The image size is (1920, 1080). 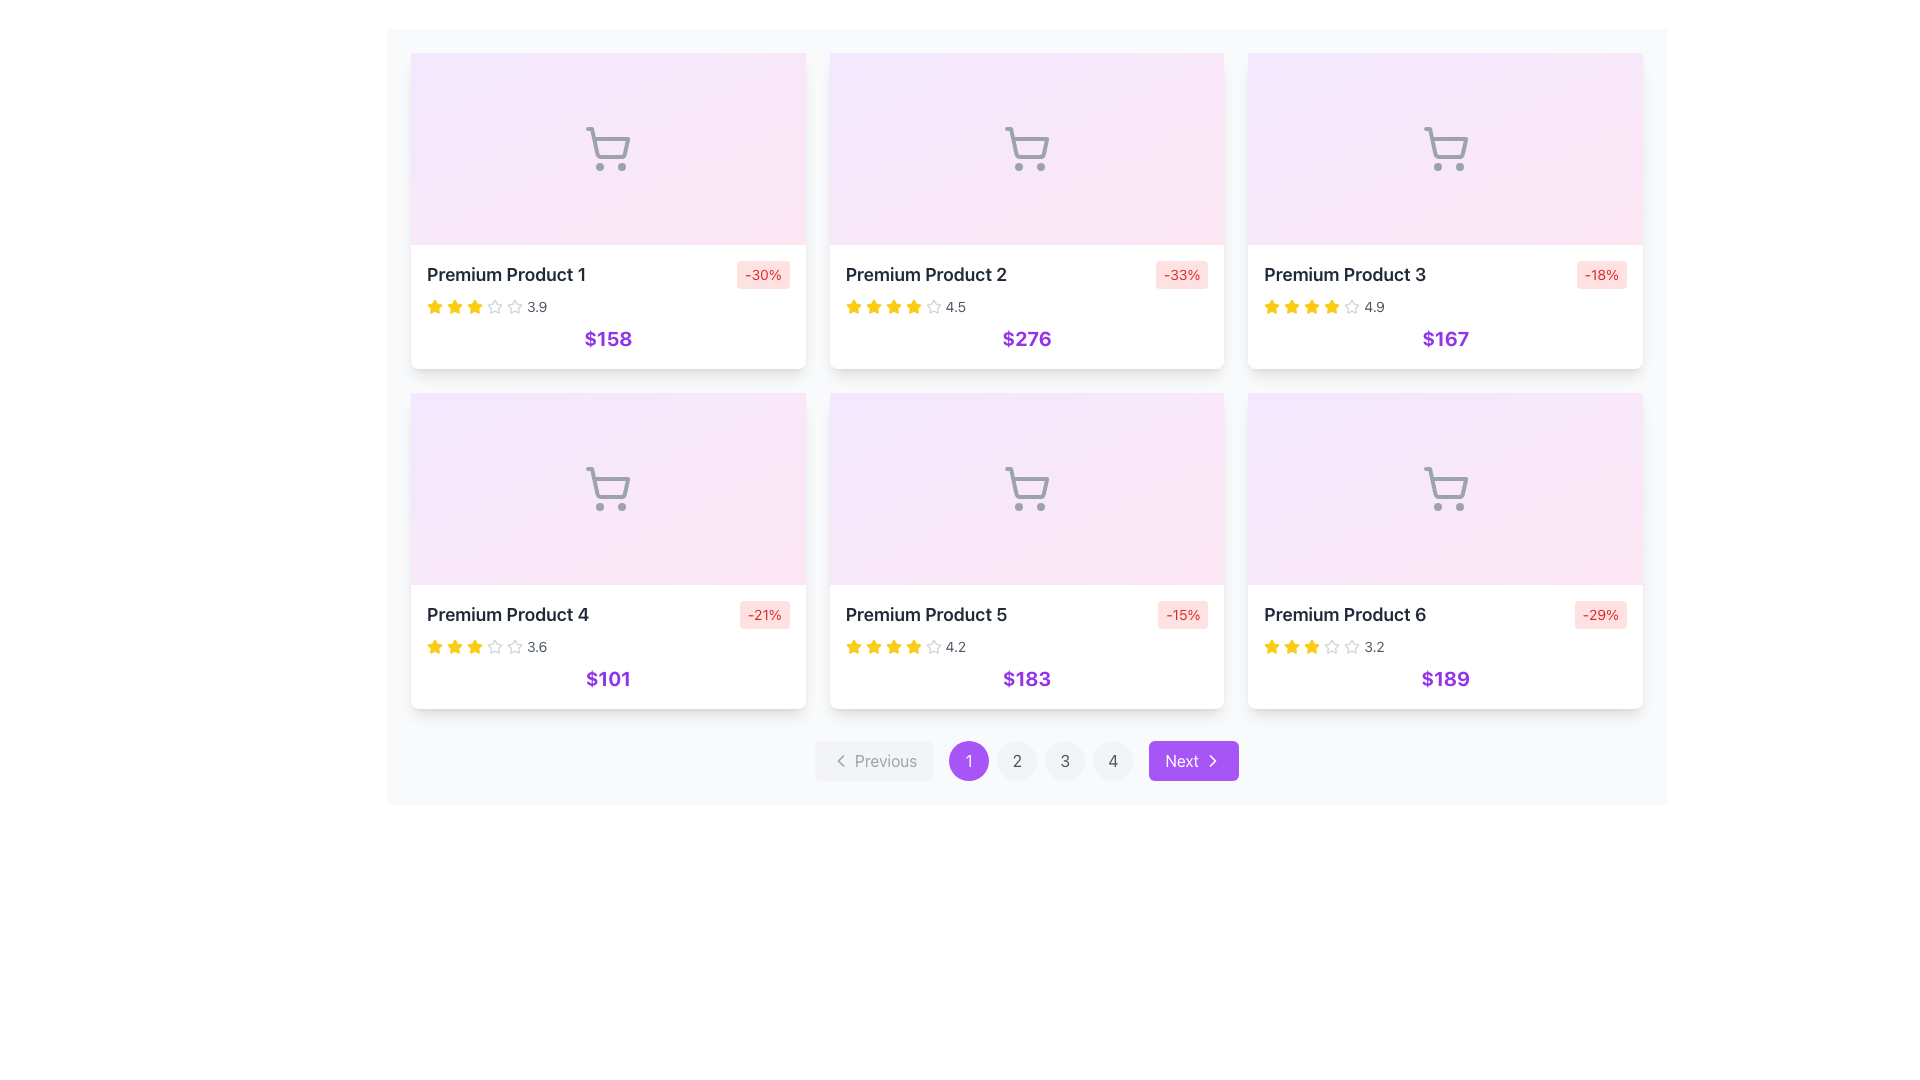 What do you see at coordinates (1601, 274) in the screenshot?
I see `discount information presented on the badge located in the top-right corner of the 'Premium Product 3' card` at bounding box center [1601, 274].